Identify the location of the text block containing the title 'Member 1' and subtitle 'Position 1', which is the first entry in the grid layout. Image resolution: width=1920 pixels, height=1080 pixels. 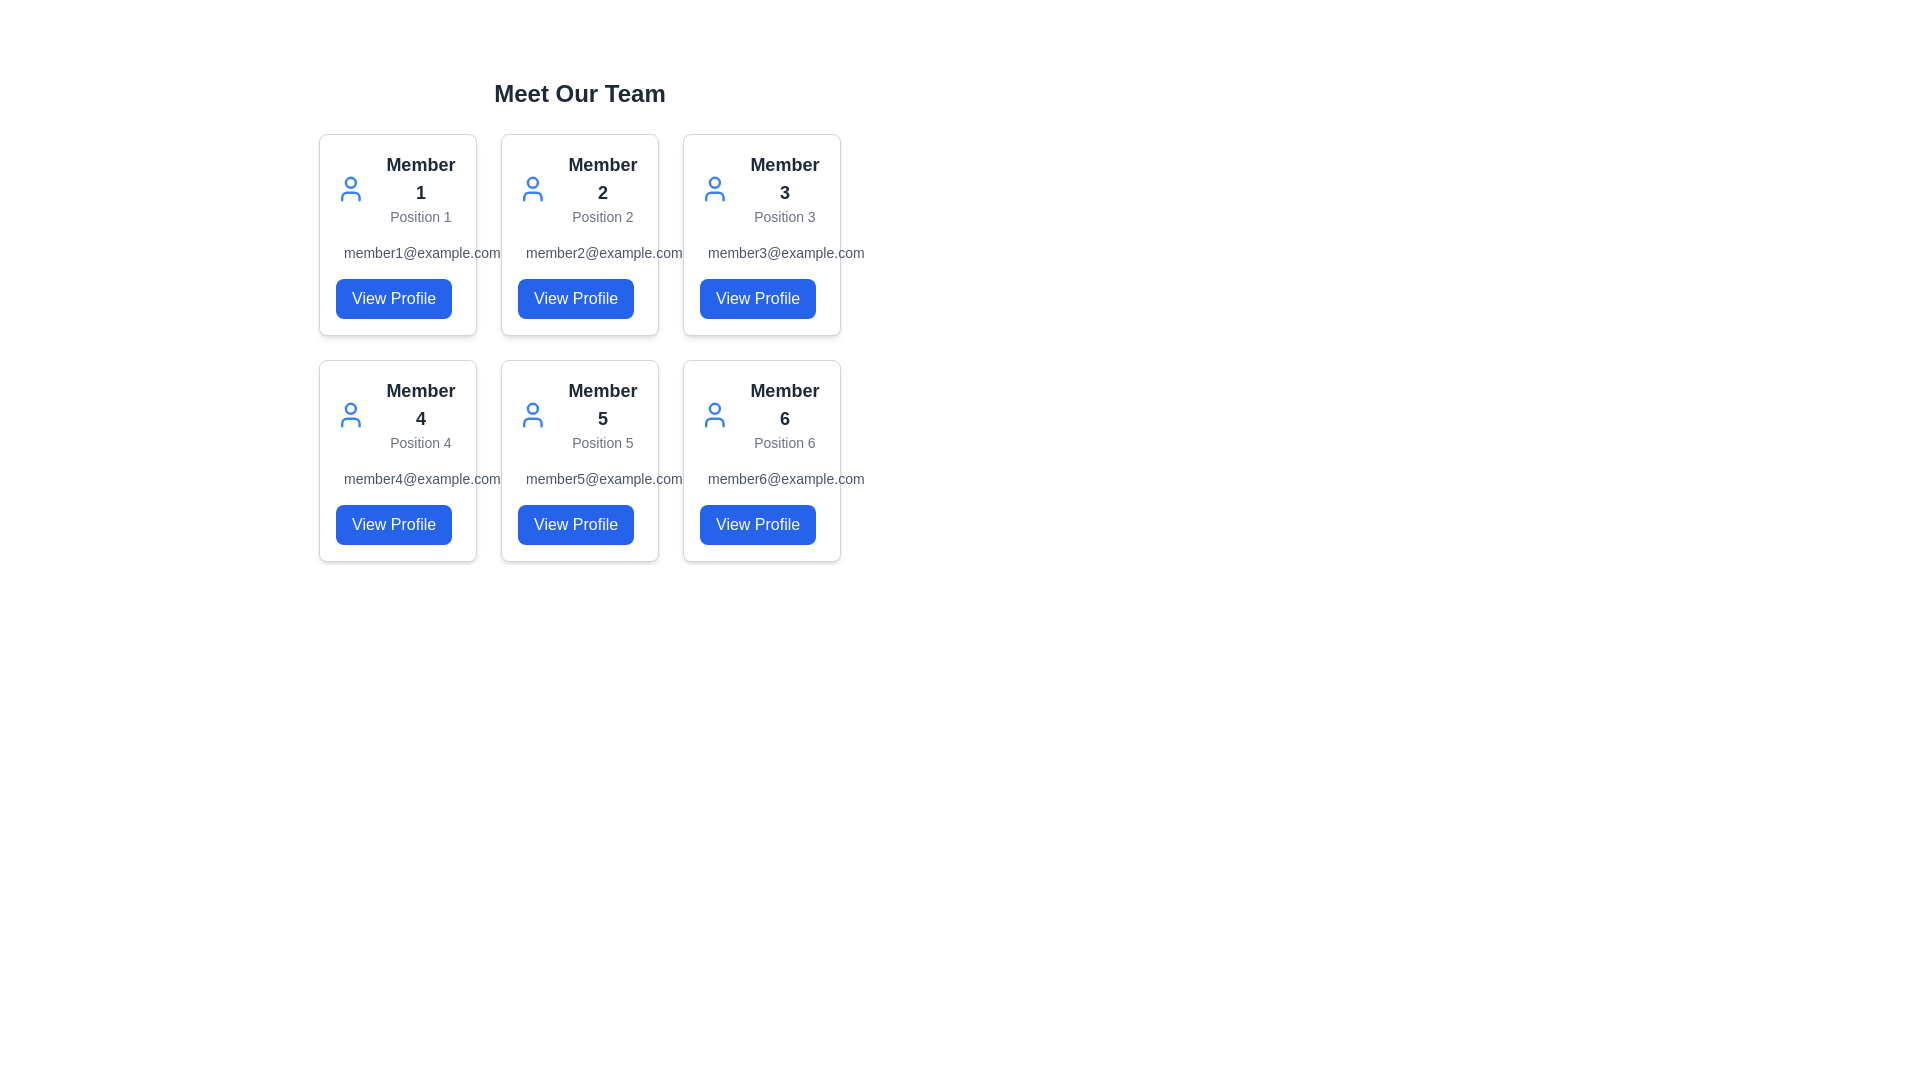
(419, 189).